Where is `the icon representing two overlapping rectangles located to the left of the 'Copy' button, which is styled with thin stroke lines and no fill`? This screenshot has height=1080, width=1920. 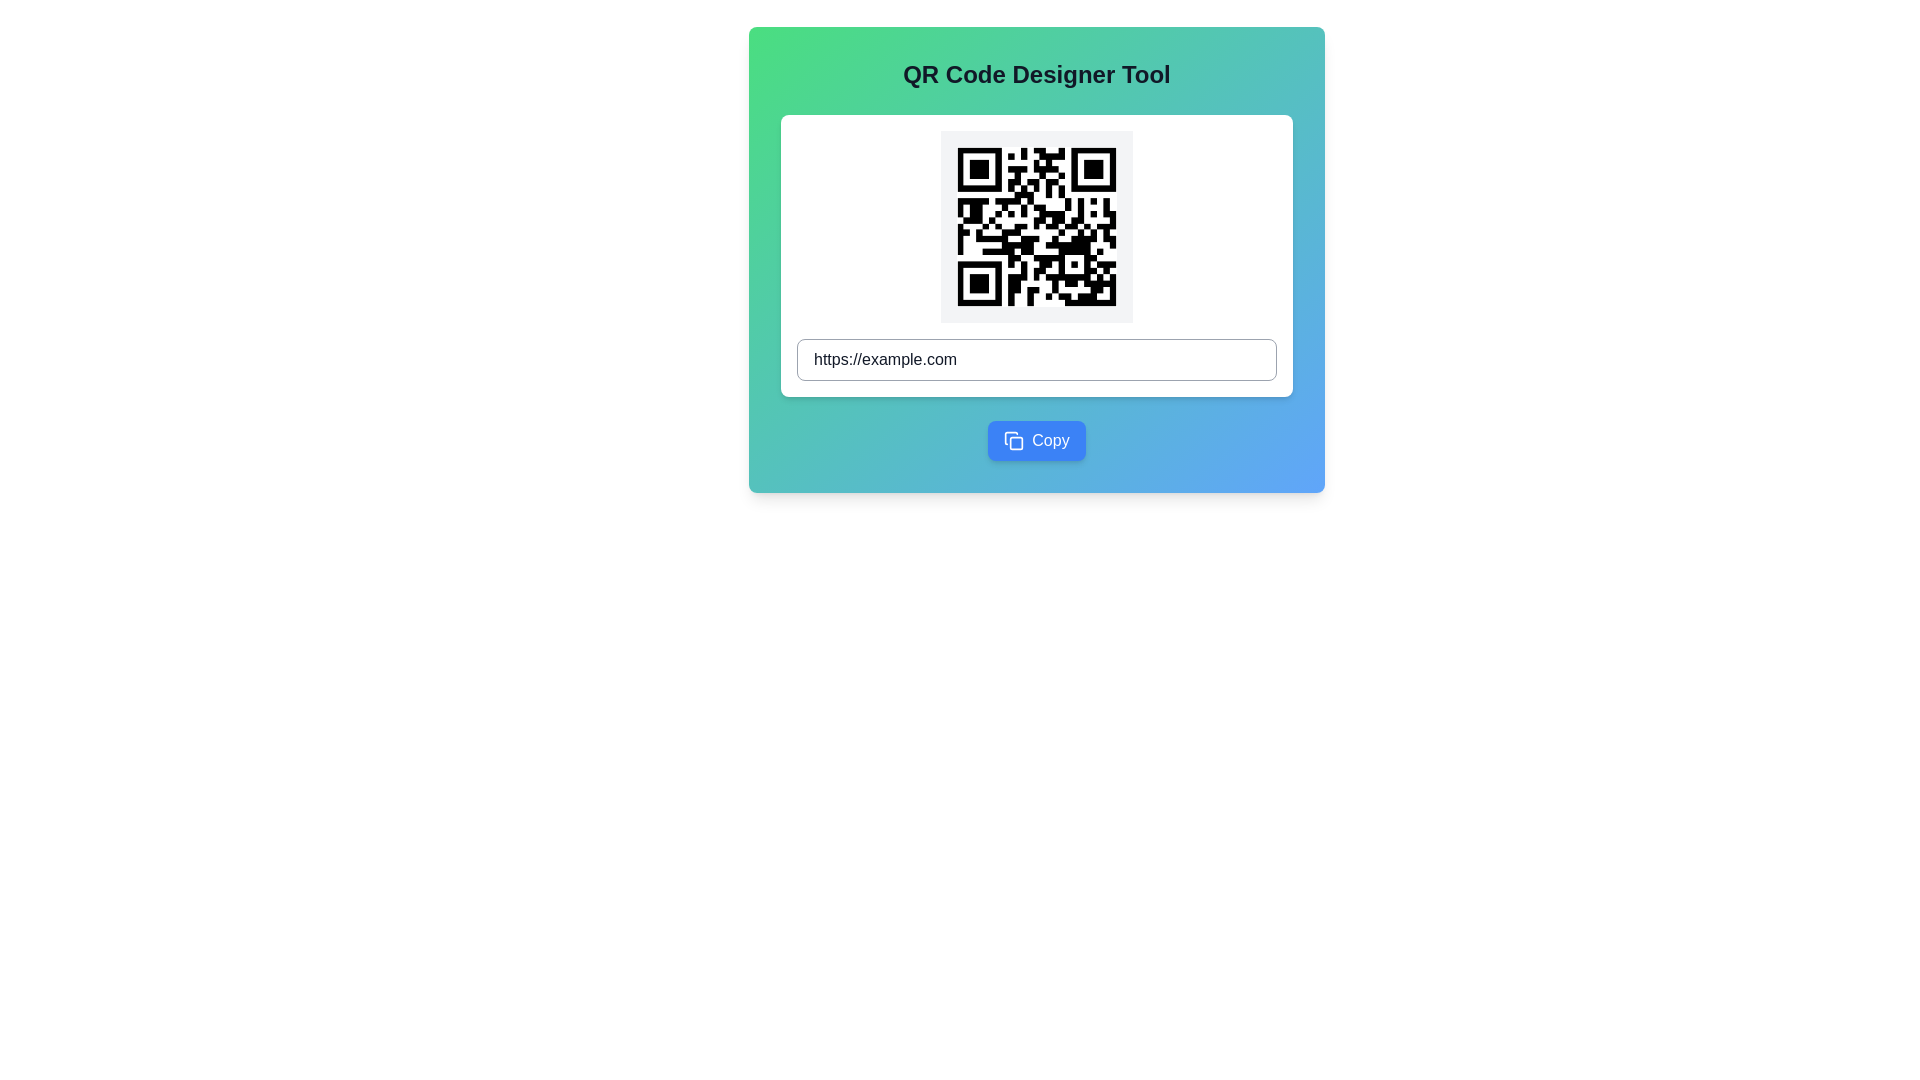
the icon representing two overlapping rectangles located to the left of the 'Copy' button, which is styled with thin stroke lines and no fill is located at coordinates (1014, 439).